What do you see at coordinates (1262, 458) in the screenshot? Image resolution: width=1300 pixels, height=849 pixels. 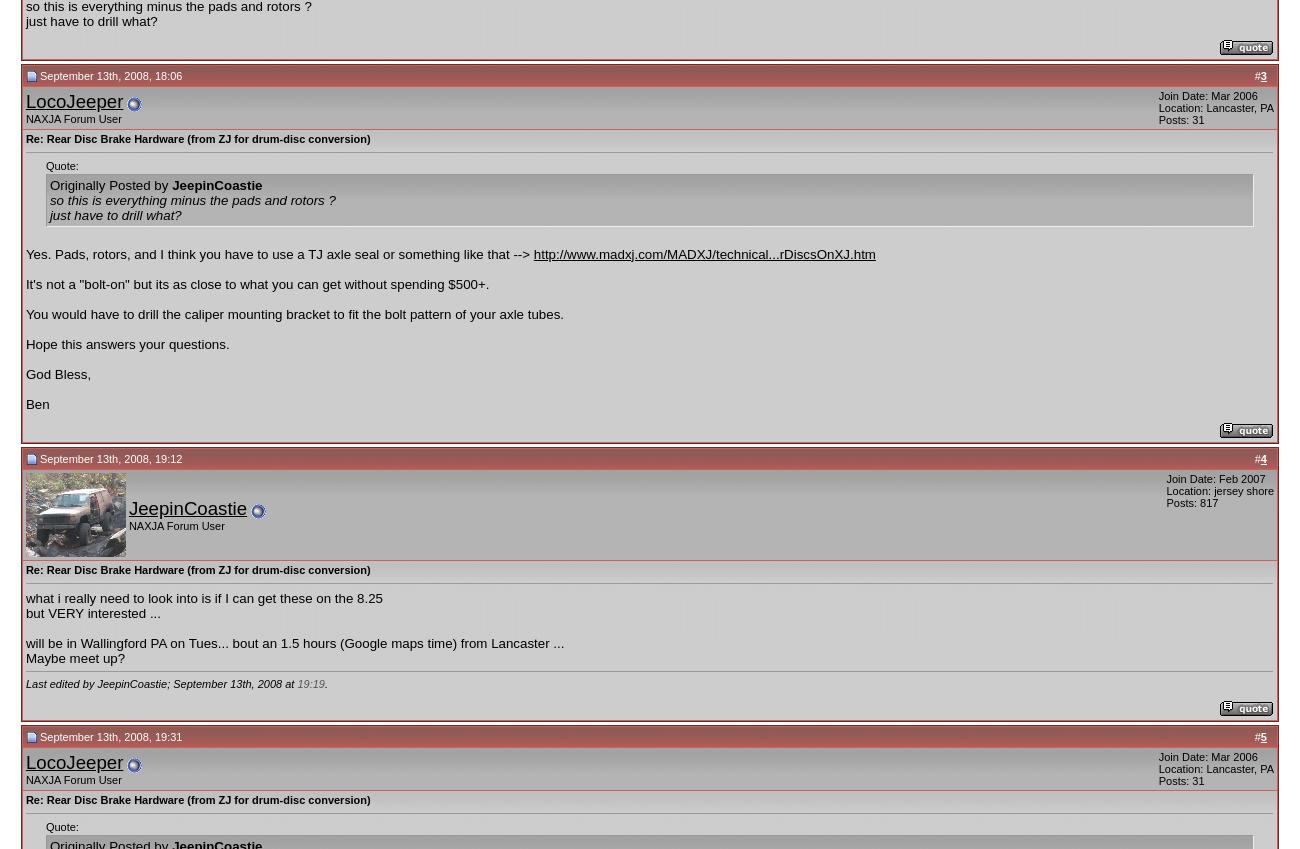 I see `'4'` at bounding box center [1262, 458].